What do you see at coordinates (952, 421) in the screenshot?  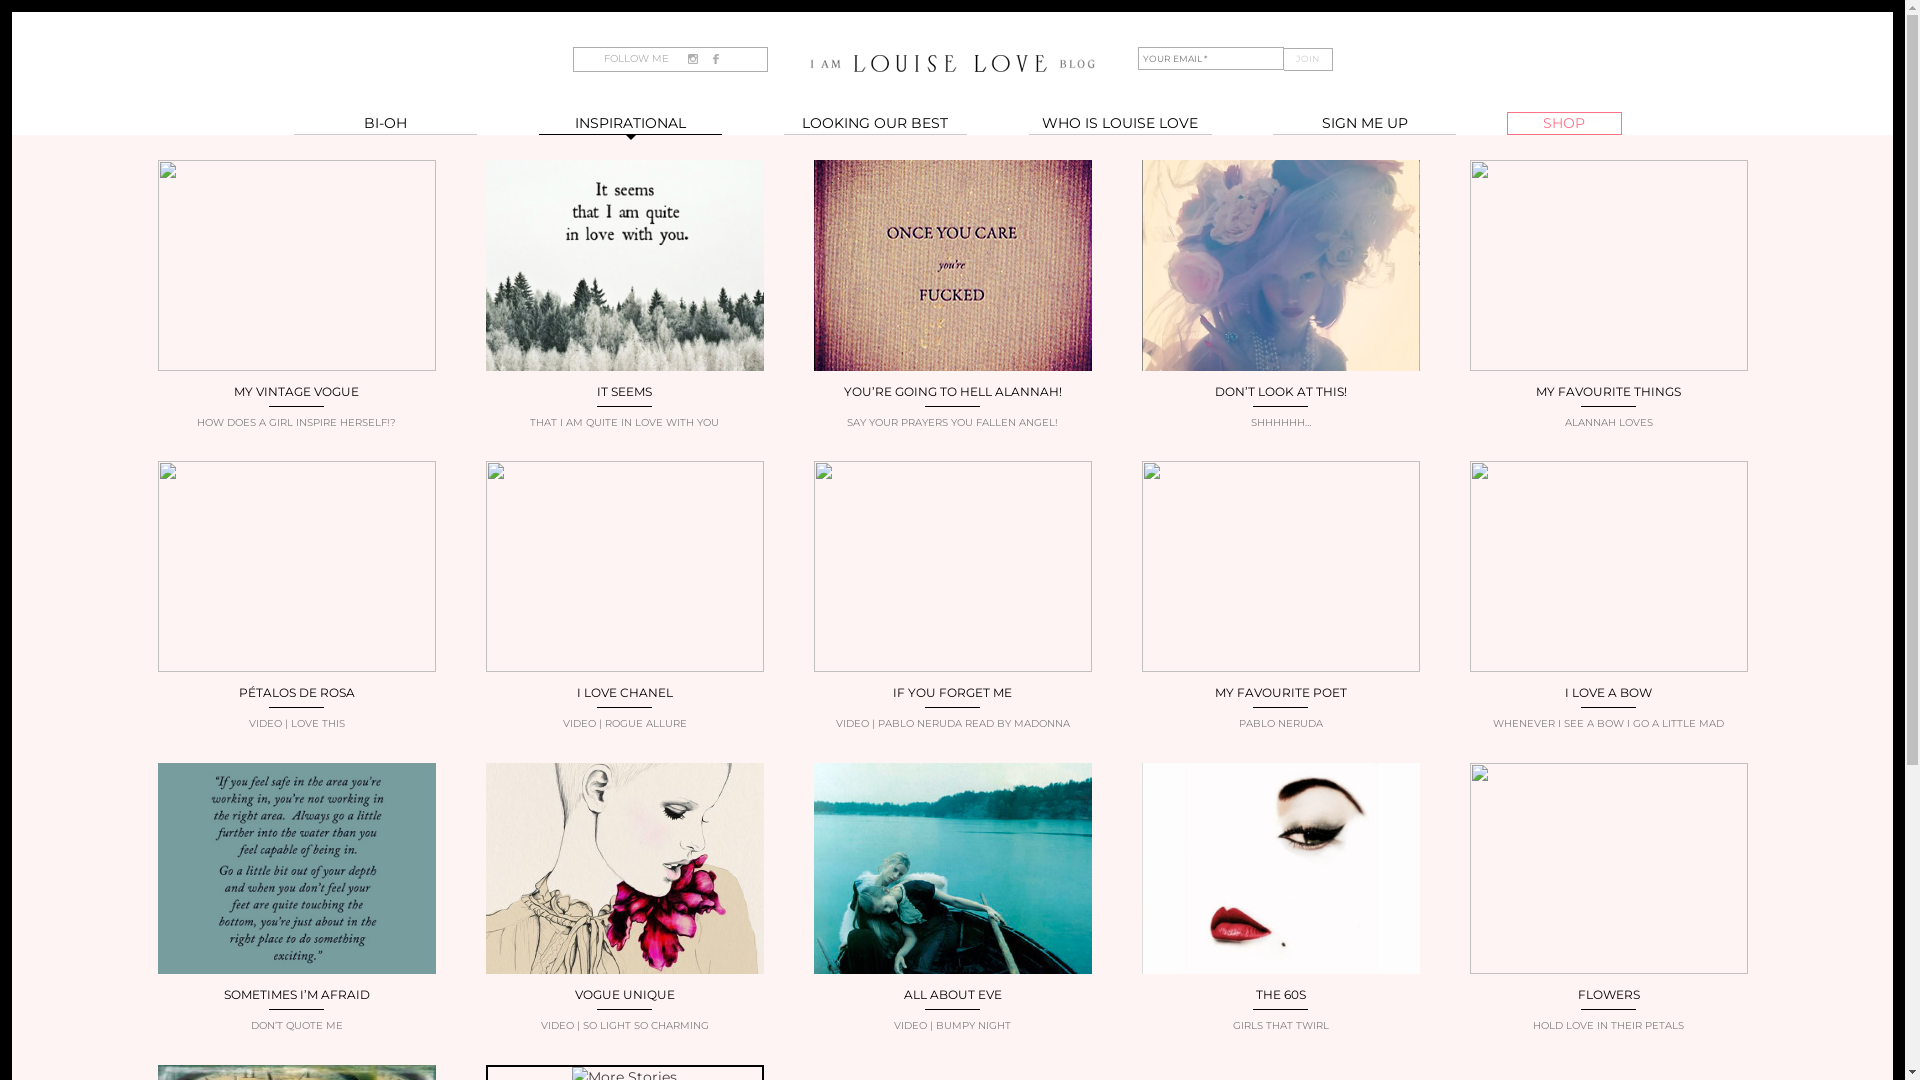 I see `'SAY YOUR PRAYERS YOU FALLEN ANGEL!'` at bounding box center [952, 421].